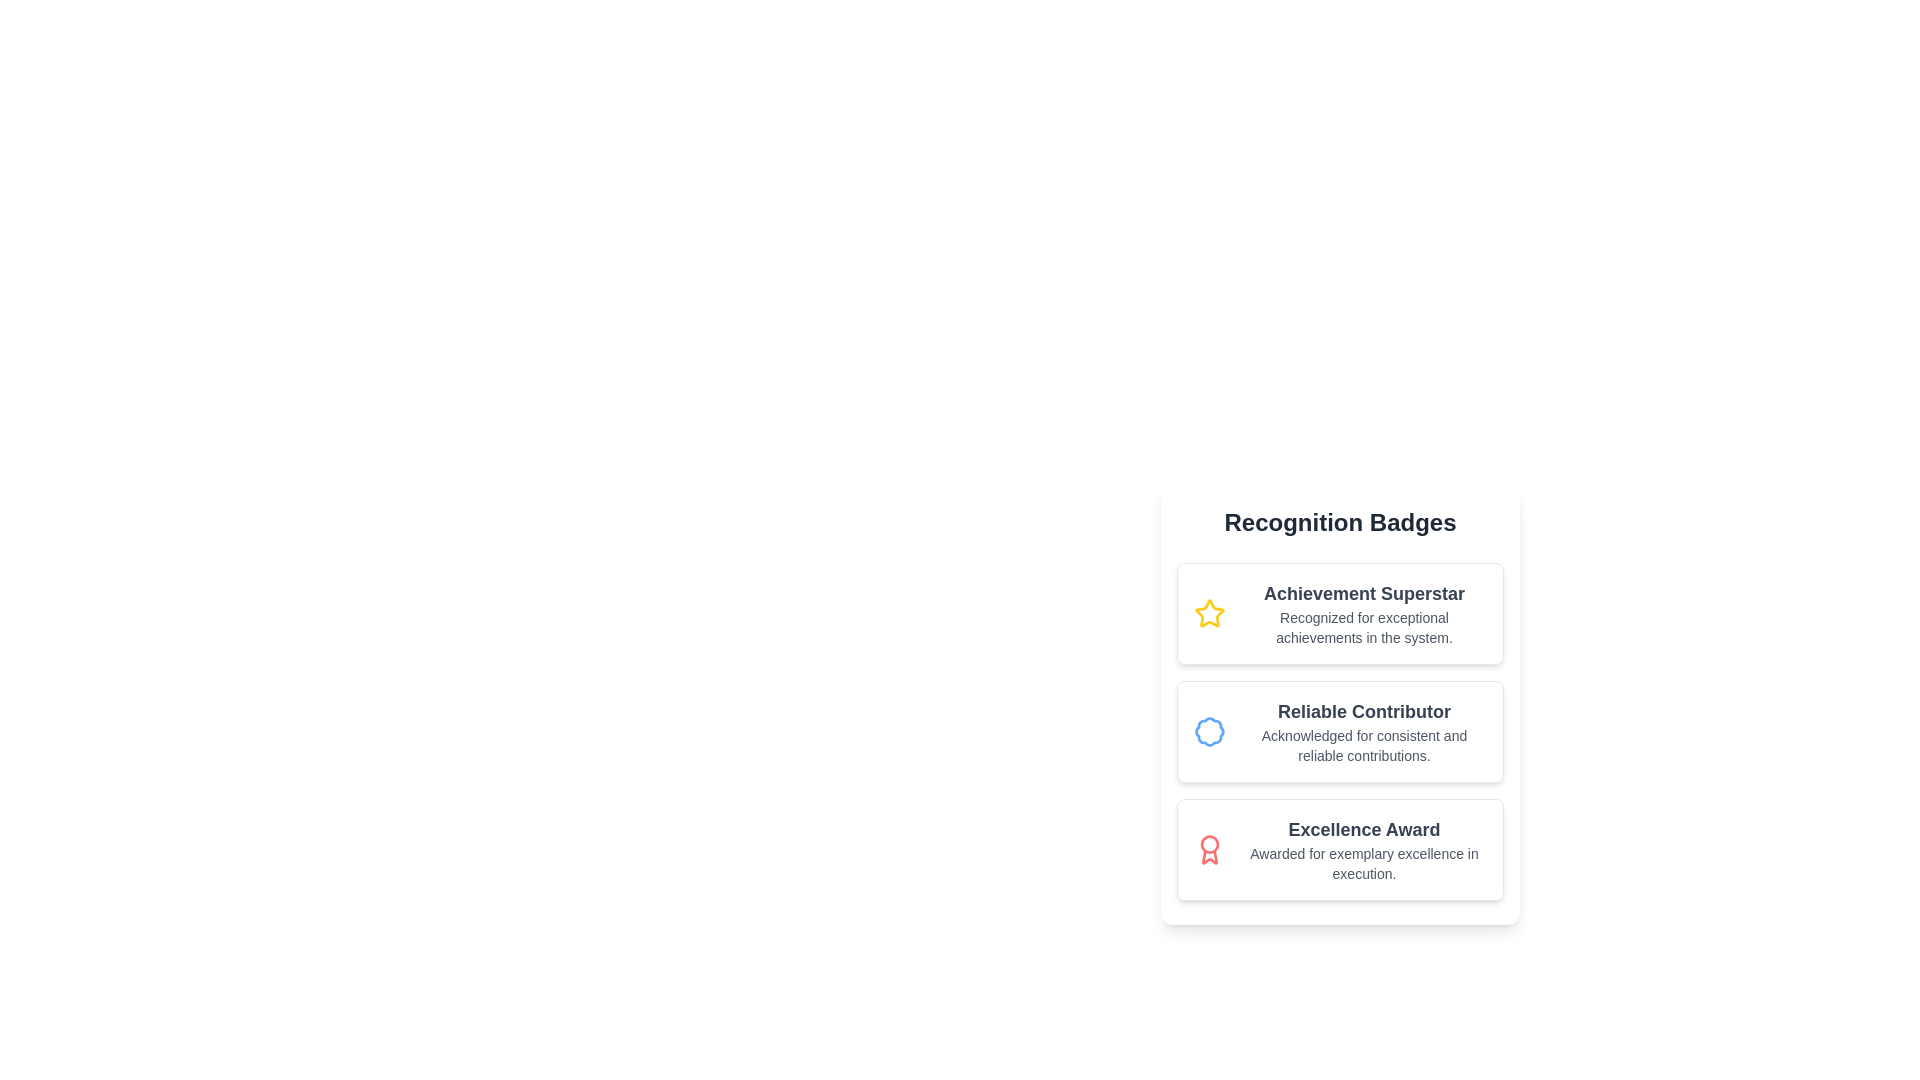 The height and width of the screenshot is (1080, 1920). What do you see at coordinates (1363, 849) in the screenshot?
I see `the text label displaying 'Excellence Award', which is part of the third recognition badge in the list of awards` at bounding box center [1363, 849].